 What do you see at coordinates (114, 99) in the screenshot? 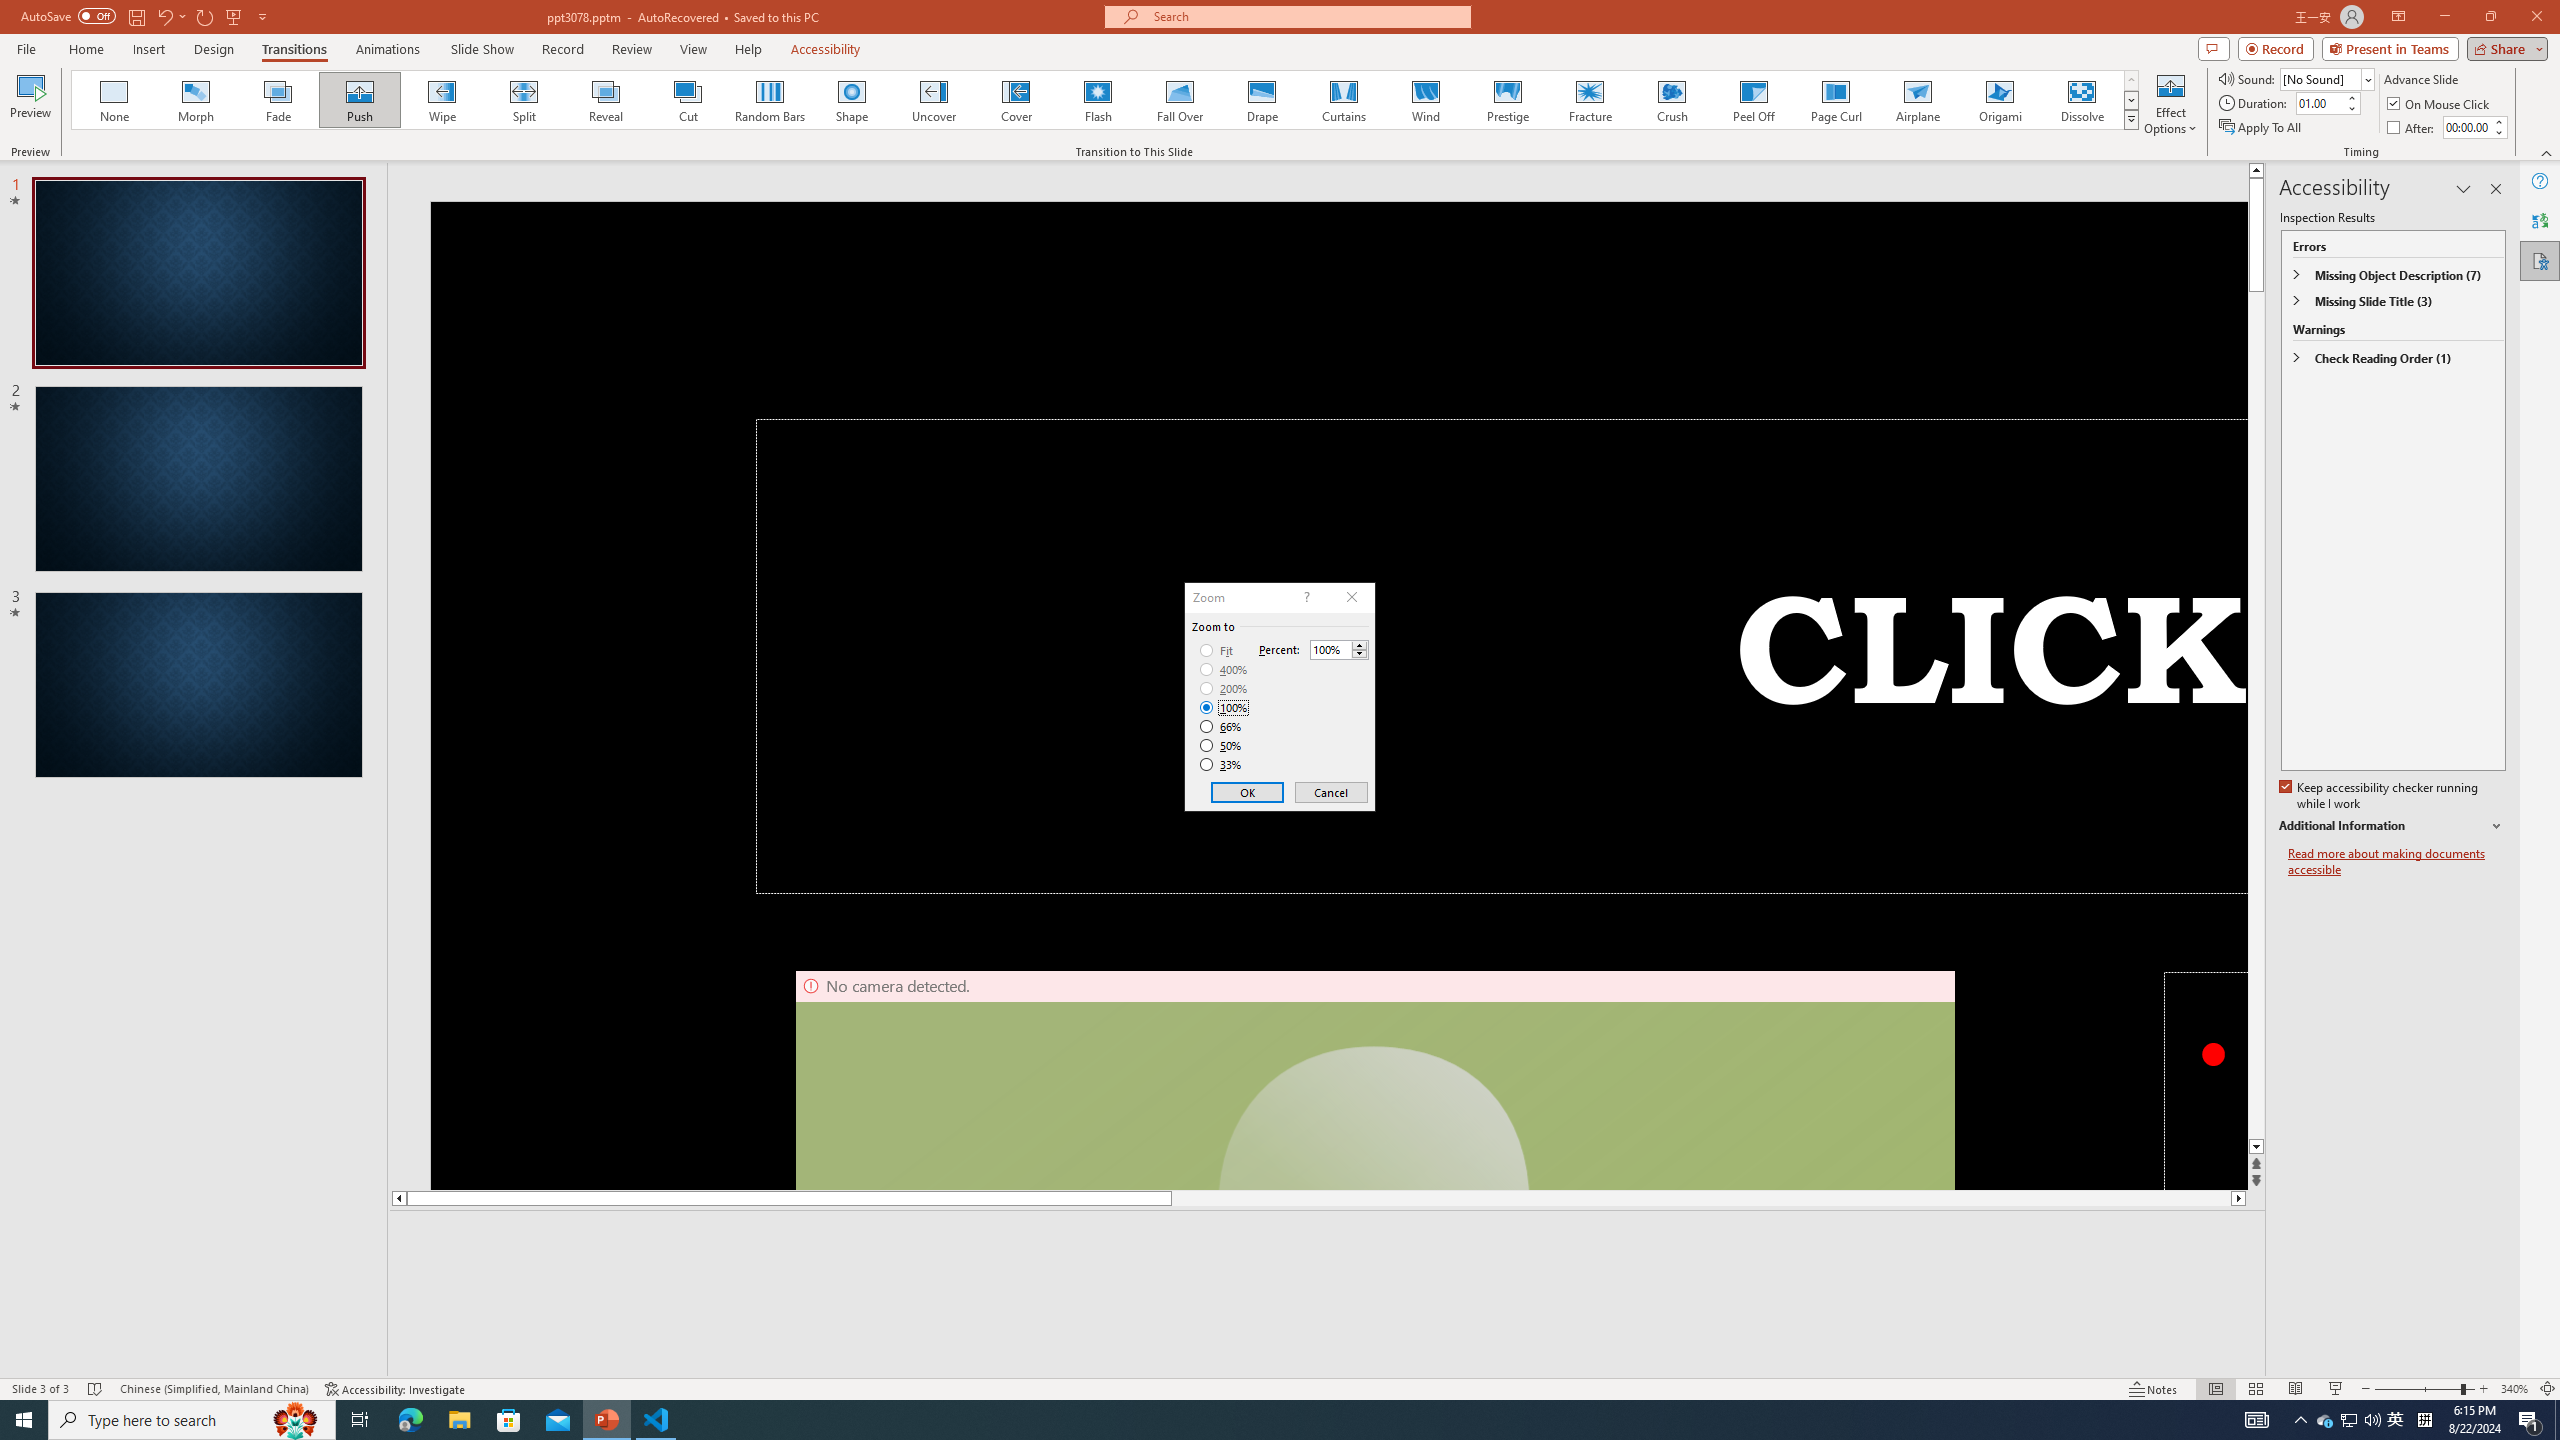
I see `'None'` at bounding box center [114, 99].